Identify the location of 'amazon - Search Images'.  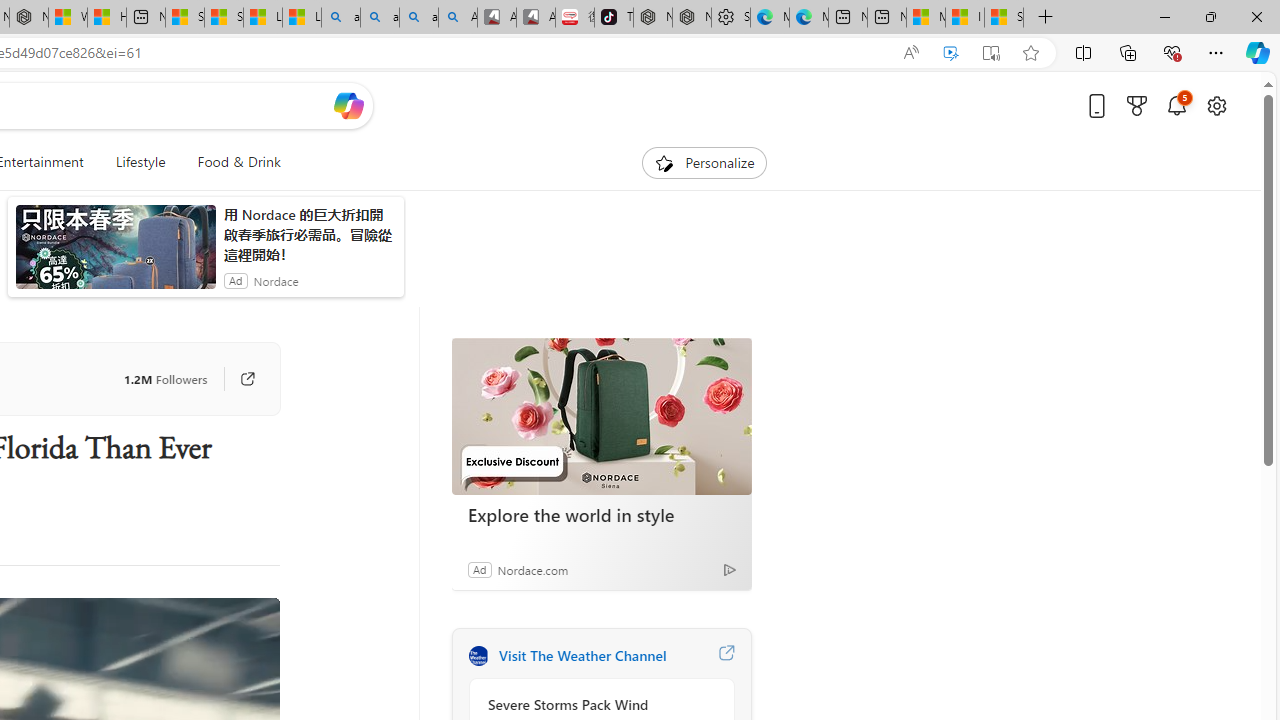
(417, 17).